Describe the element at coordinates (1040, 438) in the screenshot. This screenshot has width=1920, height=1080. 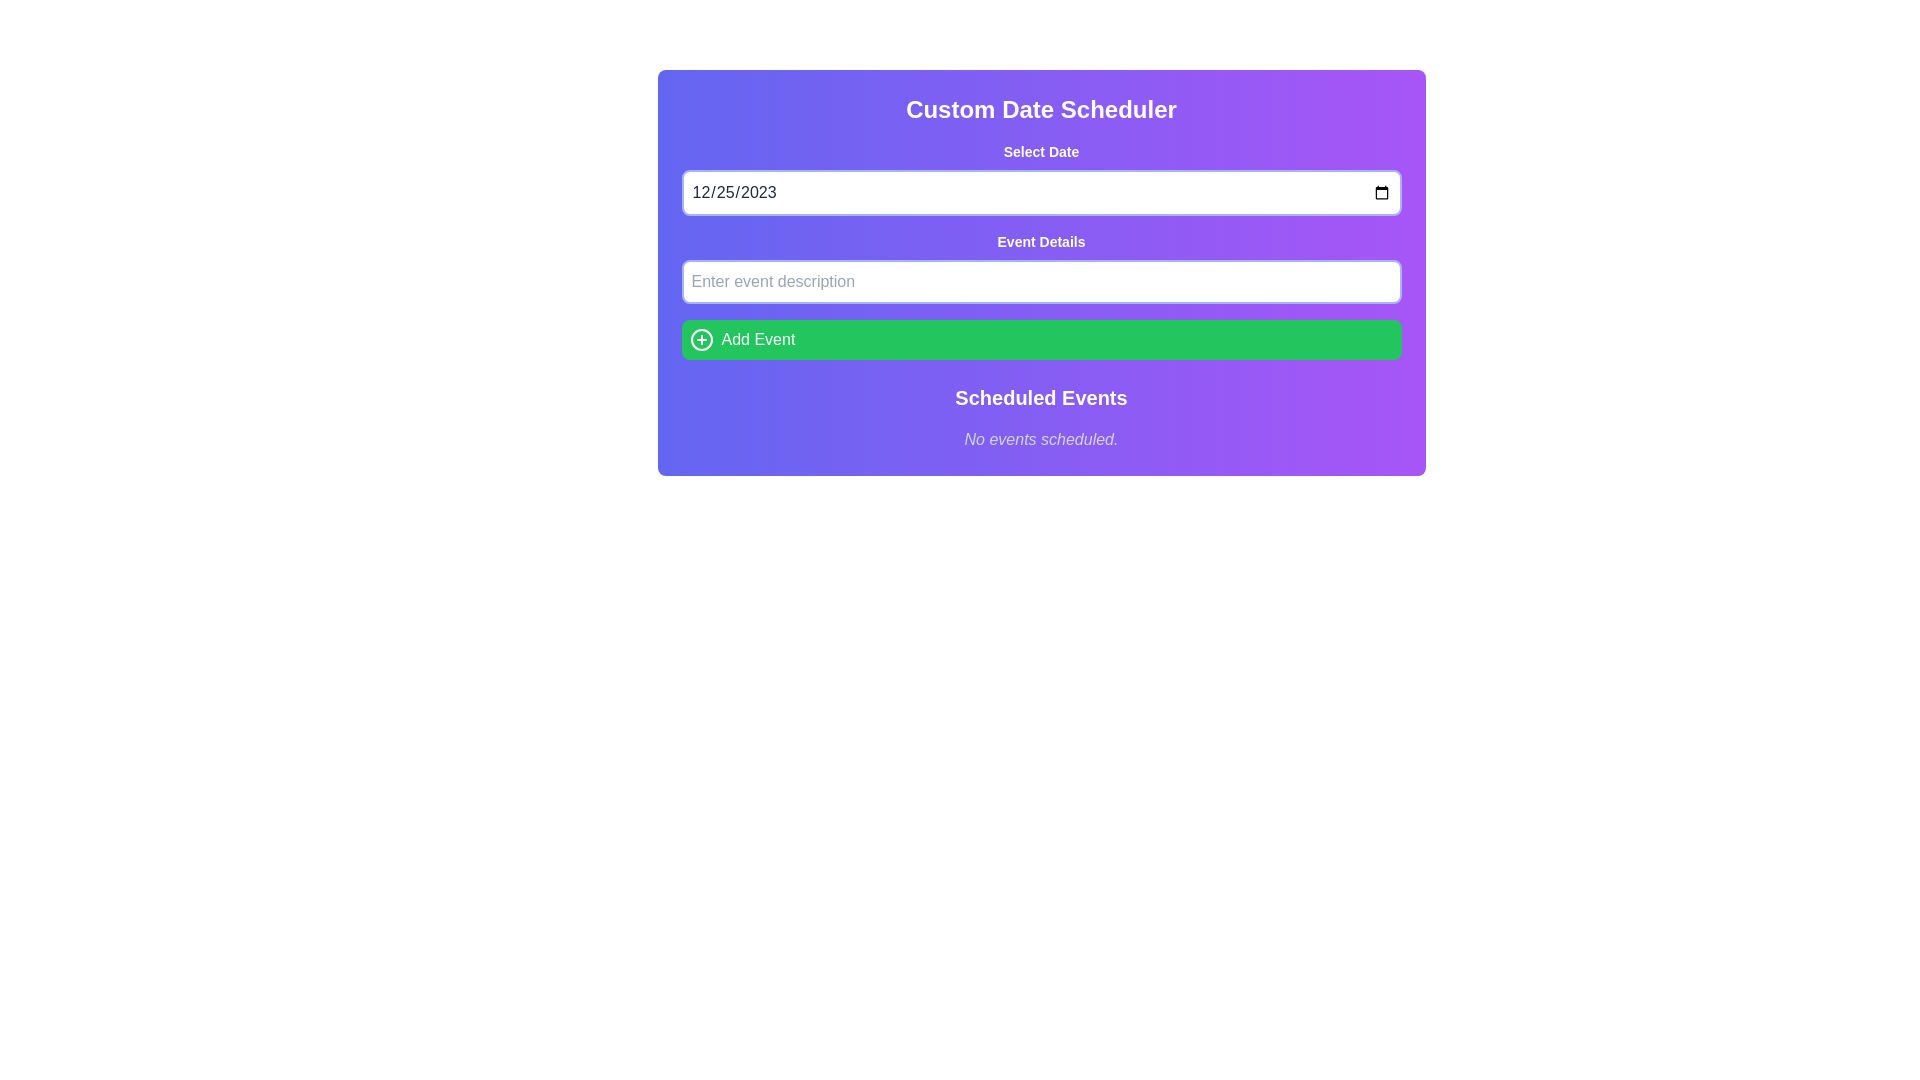
I see `the static text label indicating that no events are currently scheduled, located below the 'Scheduled Events' heading and horizontally centered` at that location.